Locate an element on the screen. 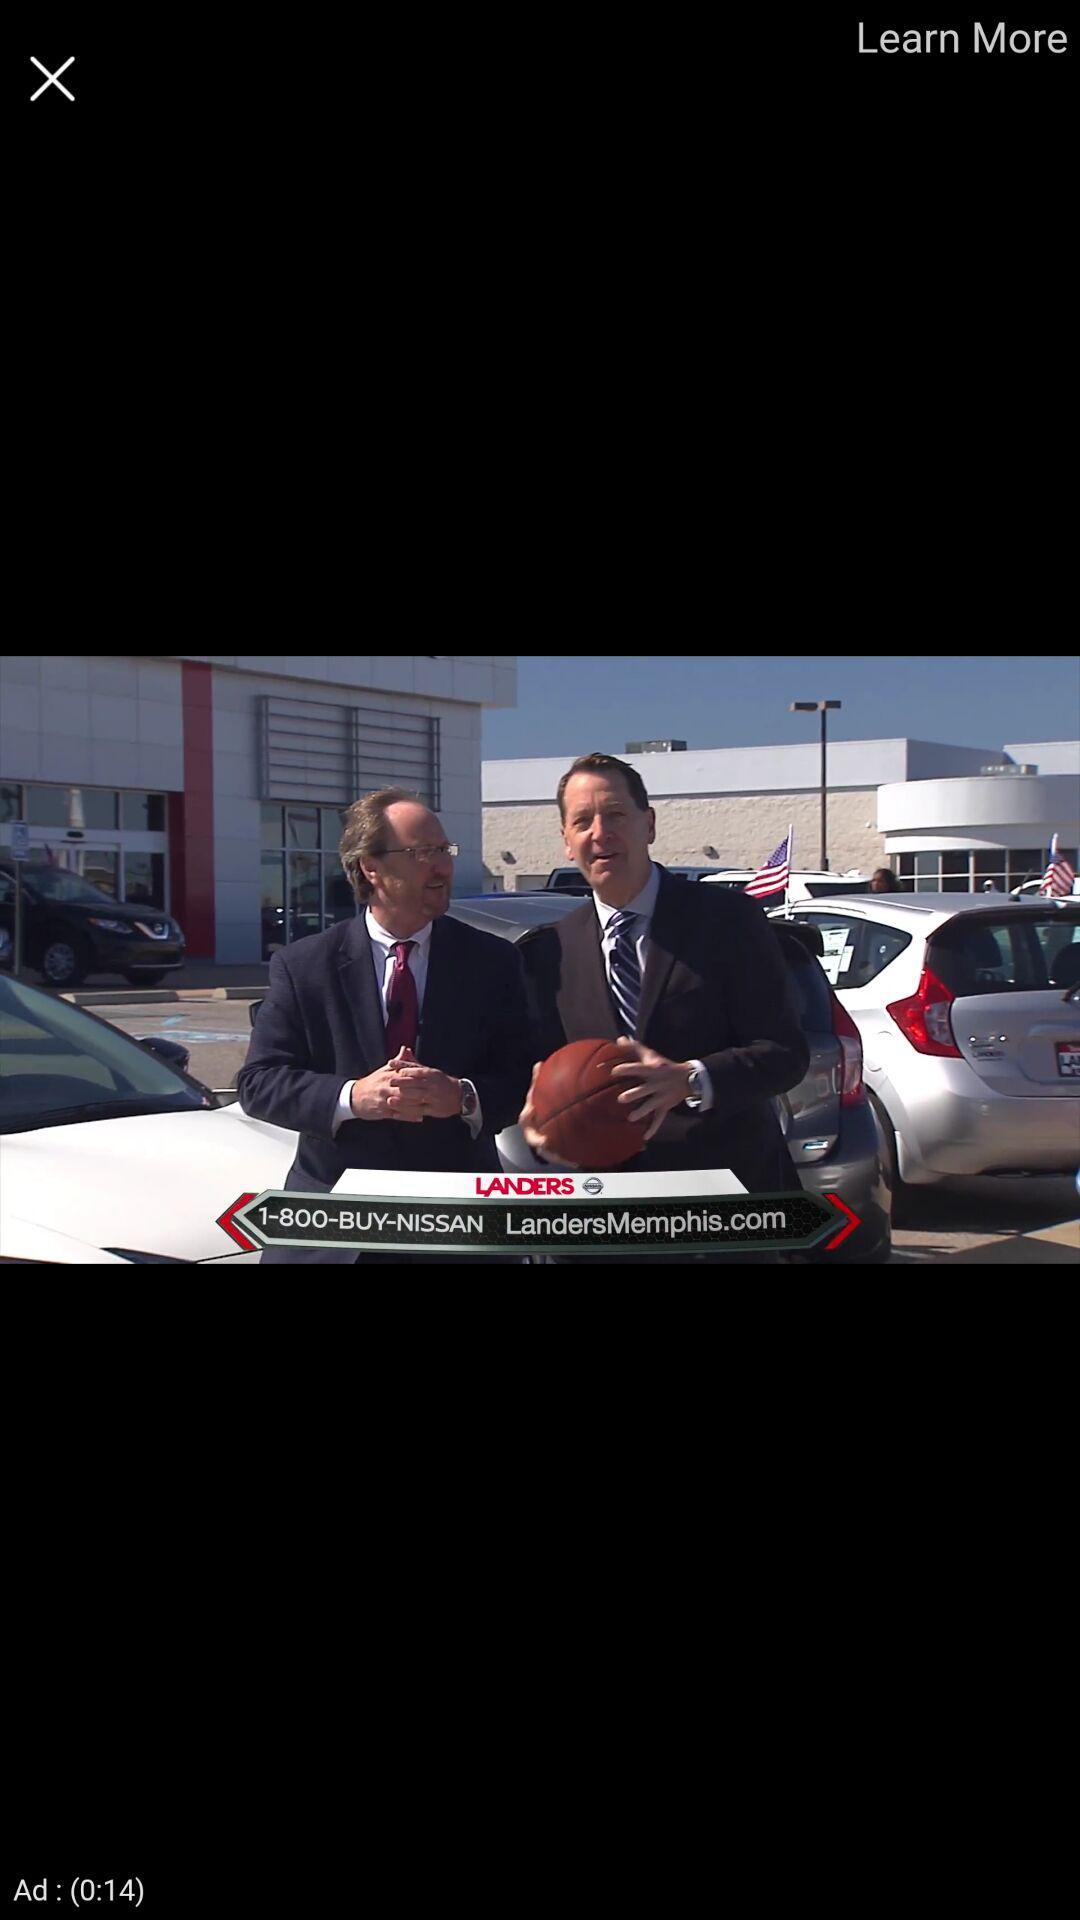 Image resolution: width=1080 pixels, height=1920 pixels. exit out is located at coordinates (51, 78).